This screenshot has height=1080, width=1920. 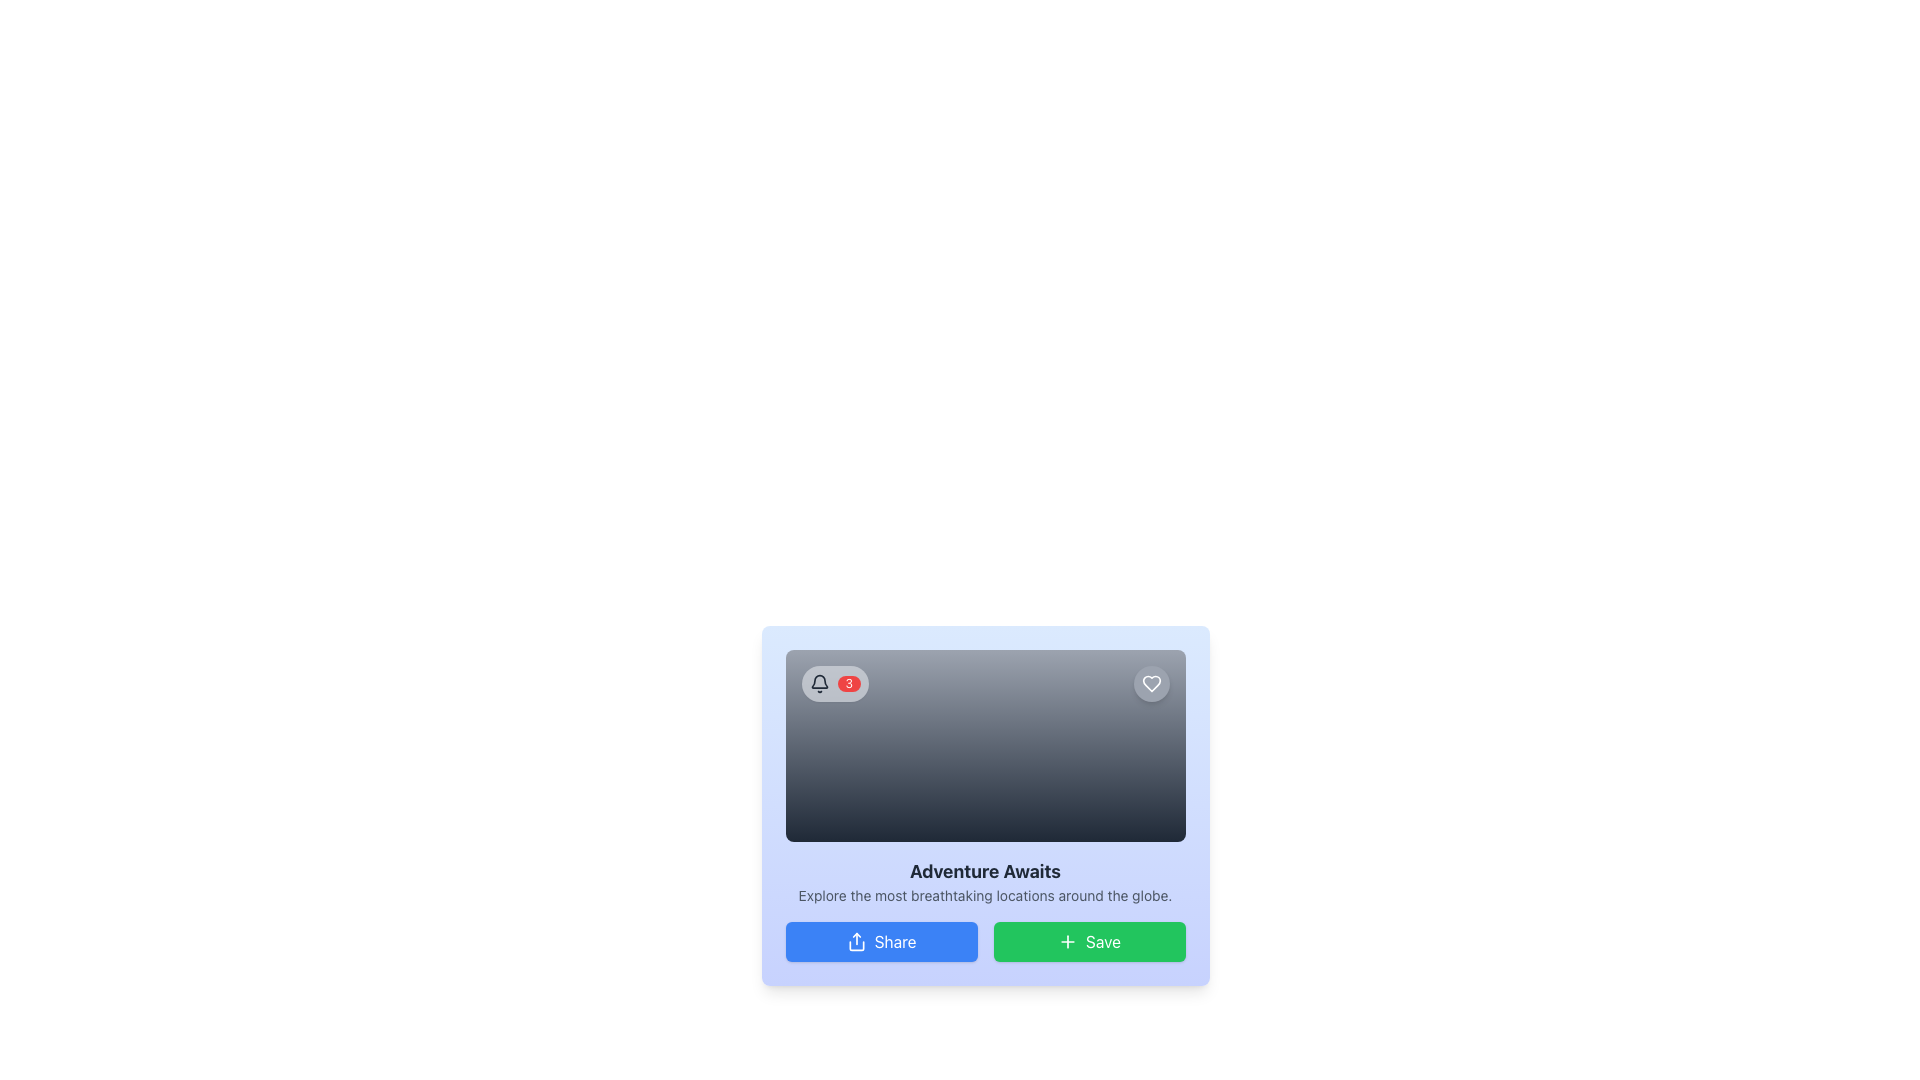 What do you see at coordinates (985, 894) in the screenshot?
I see `the descriptive text that provides additional information about exploring breathtaking locations worldwide, located directly below the 'Adventure Awaits' text` at bounding box center [985, 894].